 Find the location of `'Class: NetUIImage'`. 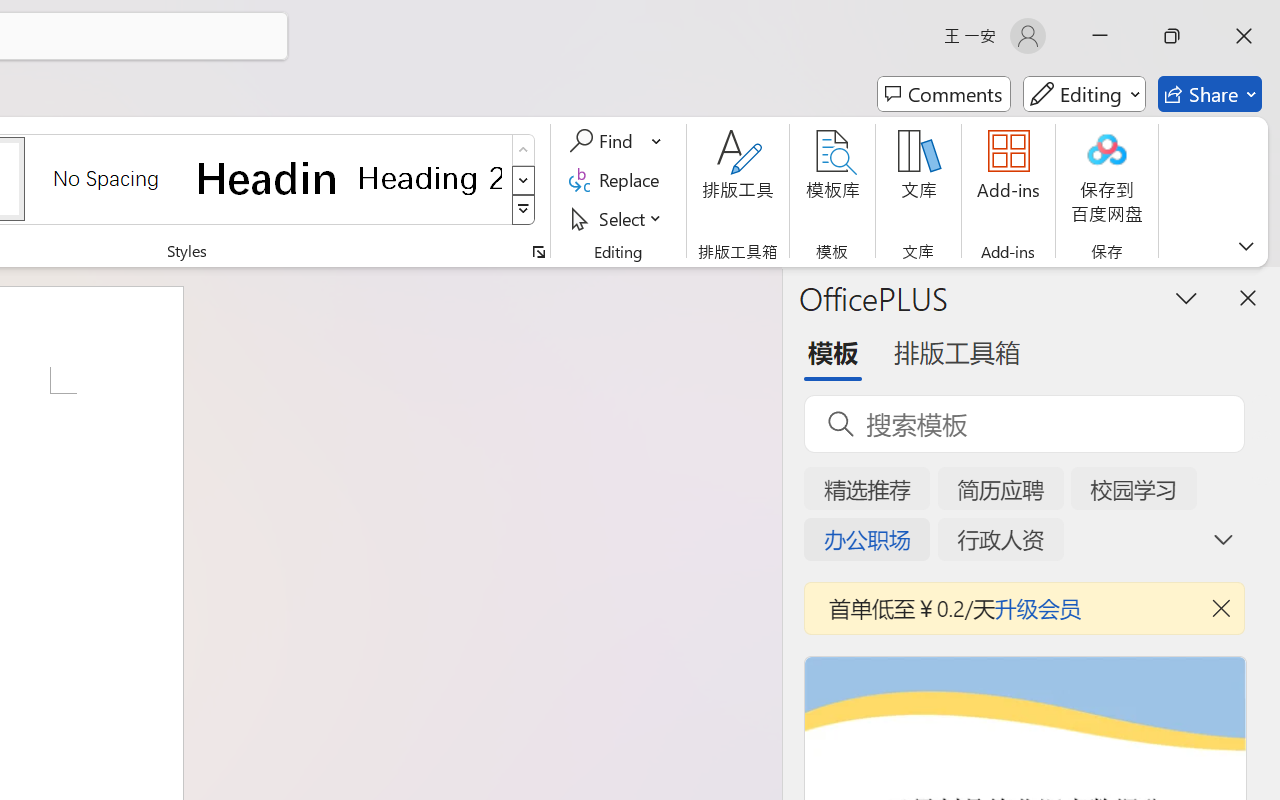

'Class: NetUIImage' is located at coordinates (524, 210).